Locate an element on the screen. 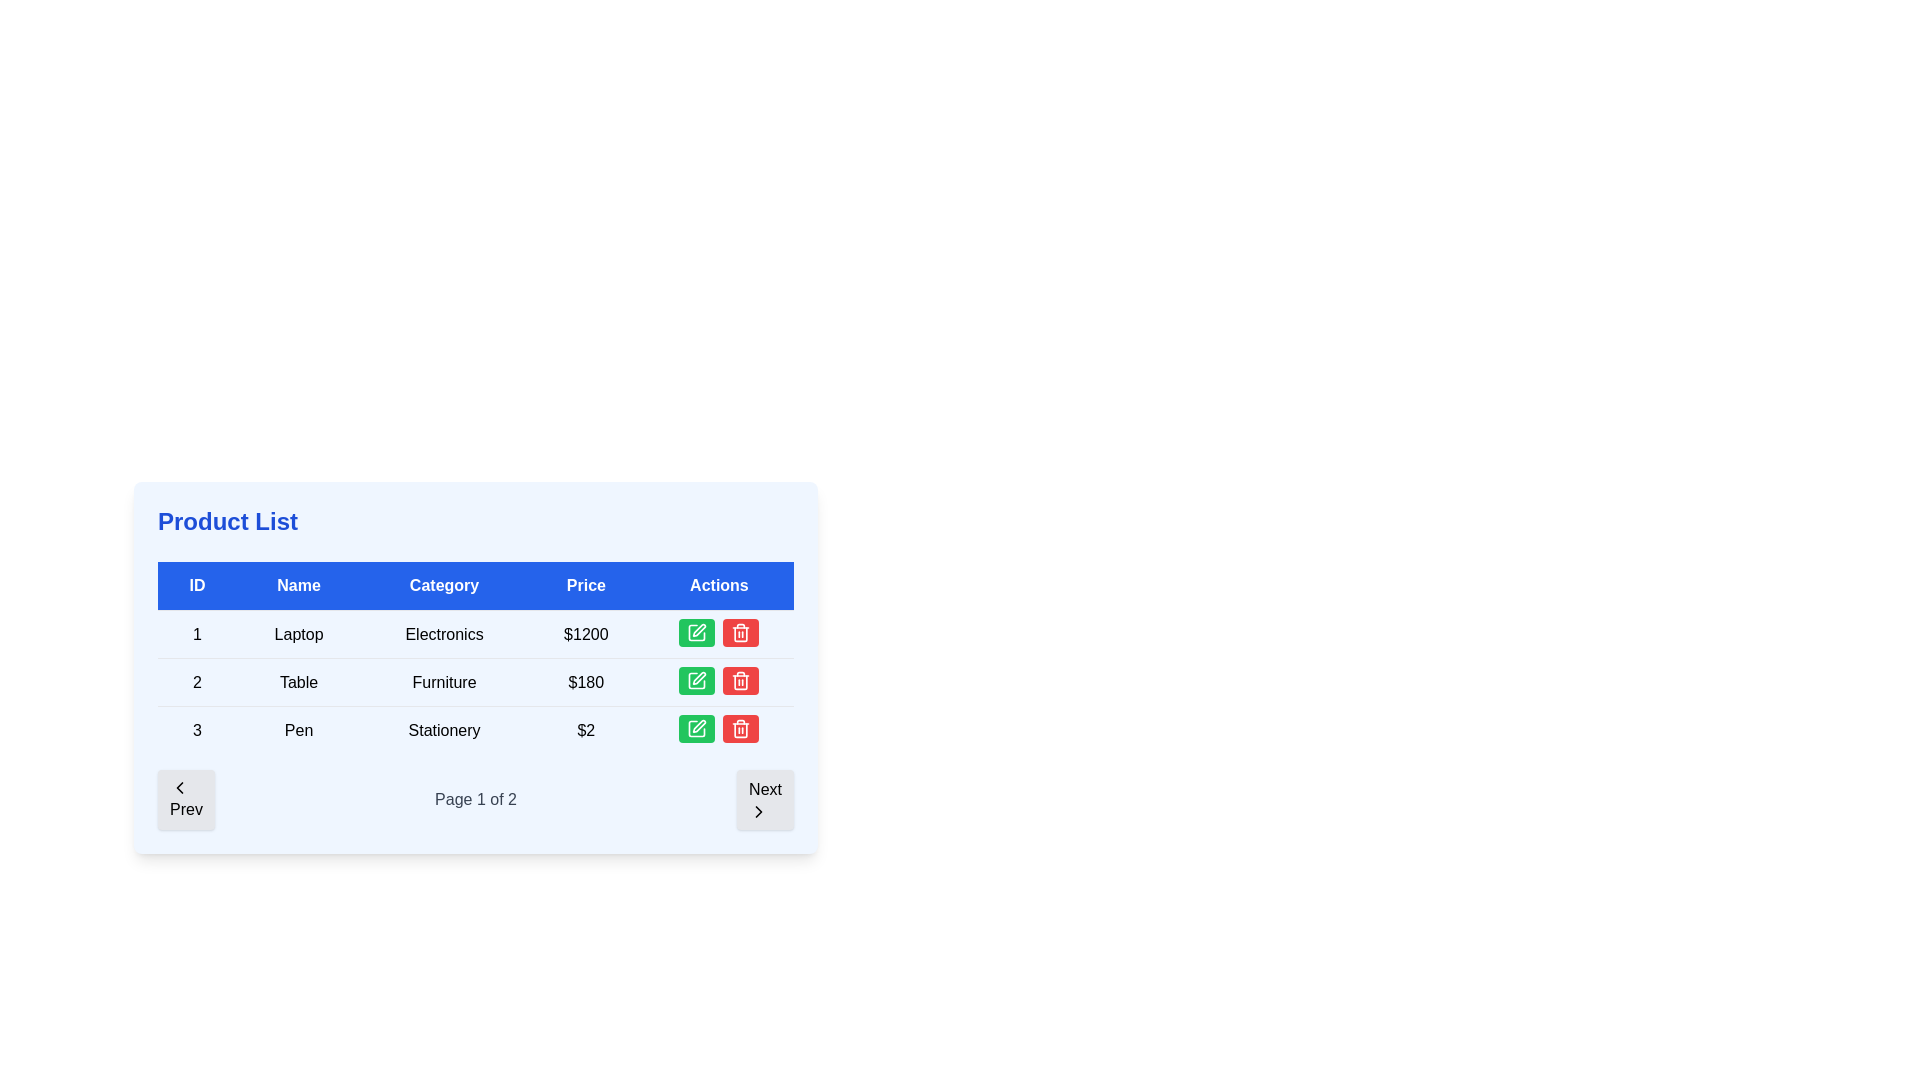 Image resolution: width=1920 pixels, height=1080 pixels. the second row of the table displaying '2', 'Table', 'Furniture', and '$180' for selection is located at coordinates (474, 681).